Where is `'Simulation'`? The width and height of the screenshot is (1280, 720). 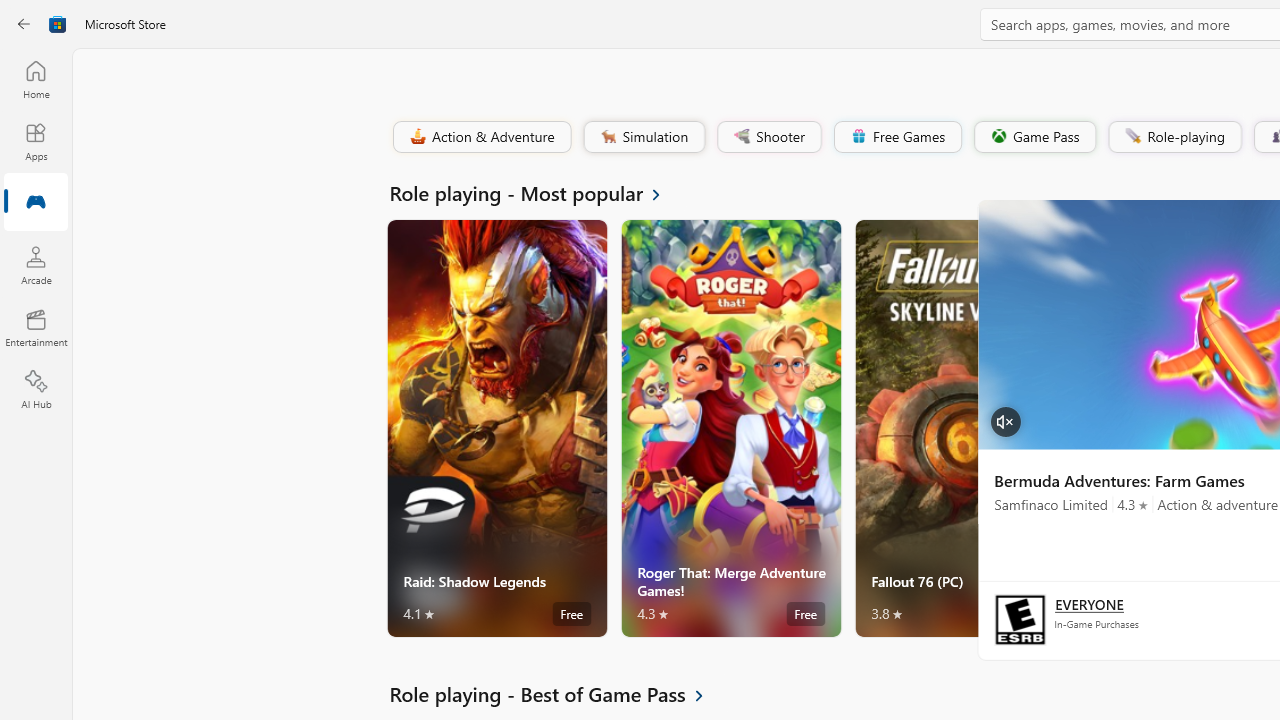 'Simulation' is located at coordinates (643, 135).